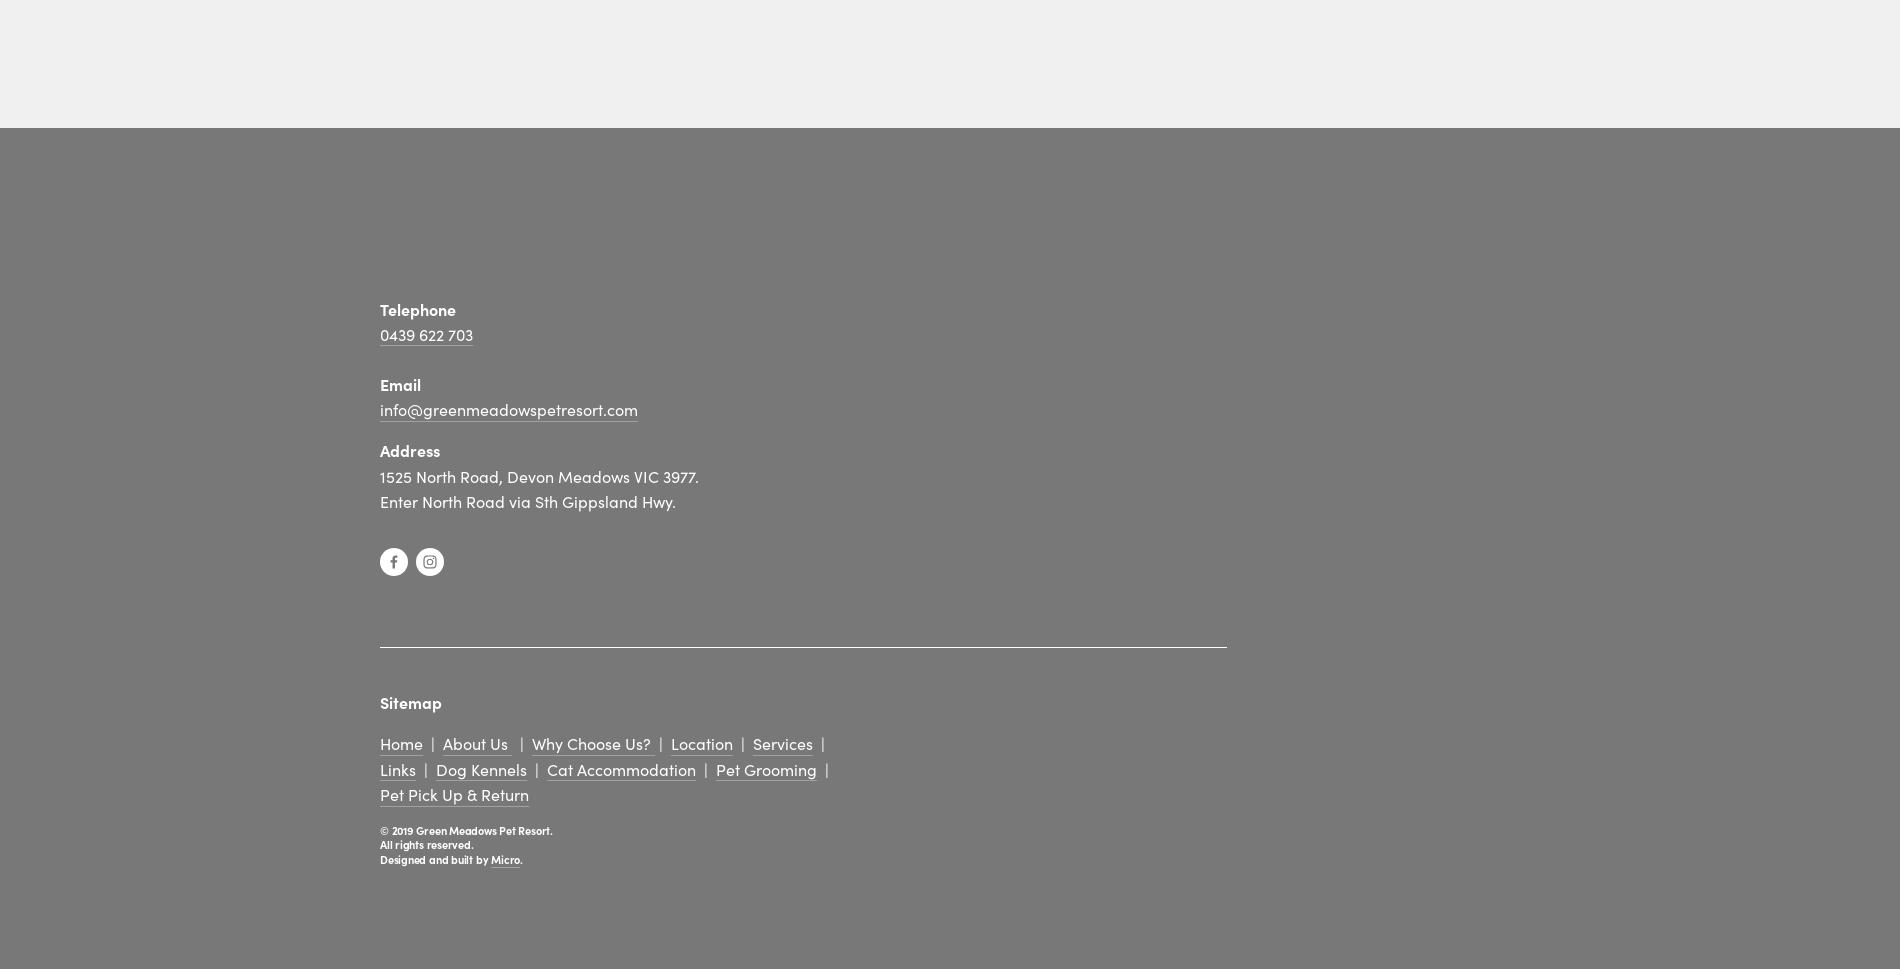 This screenshot has height=969, width=1900. I want to click on '0439 622 703', so click(425, 332).